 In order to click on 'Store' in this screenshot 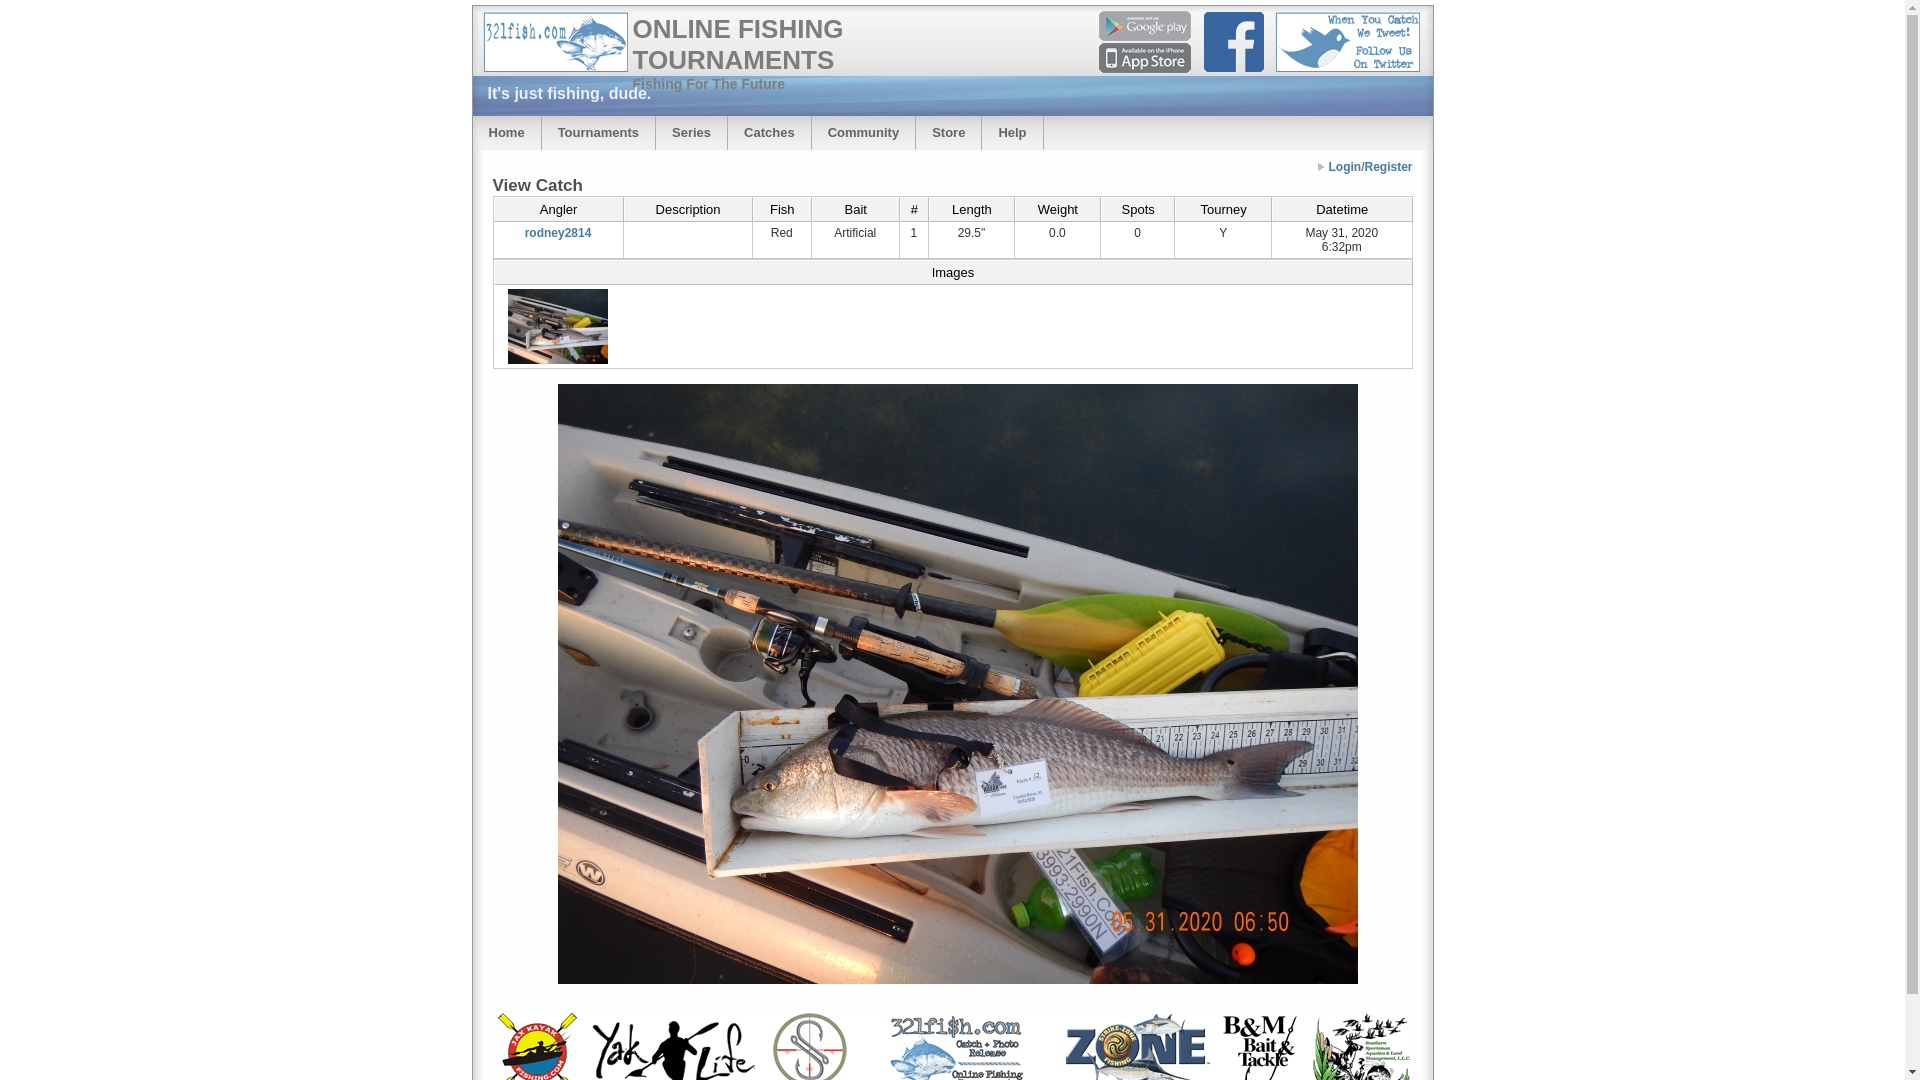, I will do `click(947, 132)`.